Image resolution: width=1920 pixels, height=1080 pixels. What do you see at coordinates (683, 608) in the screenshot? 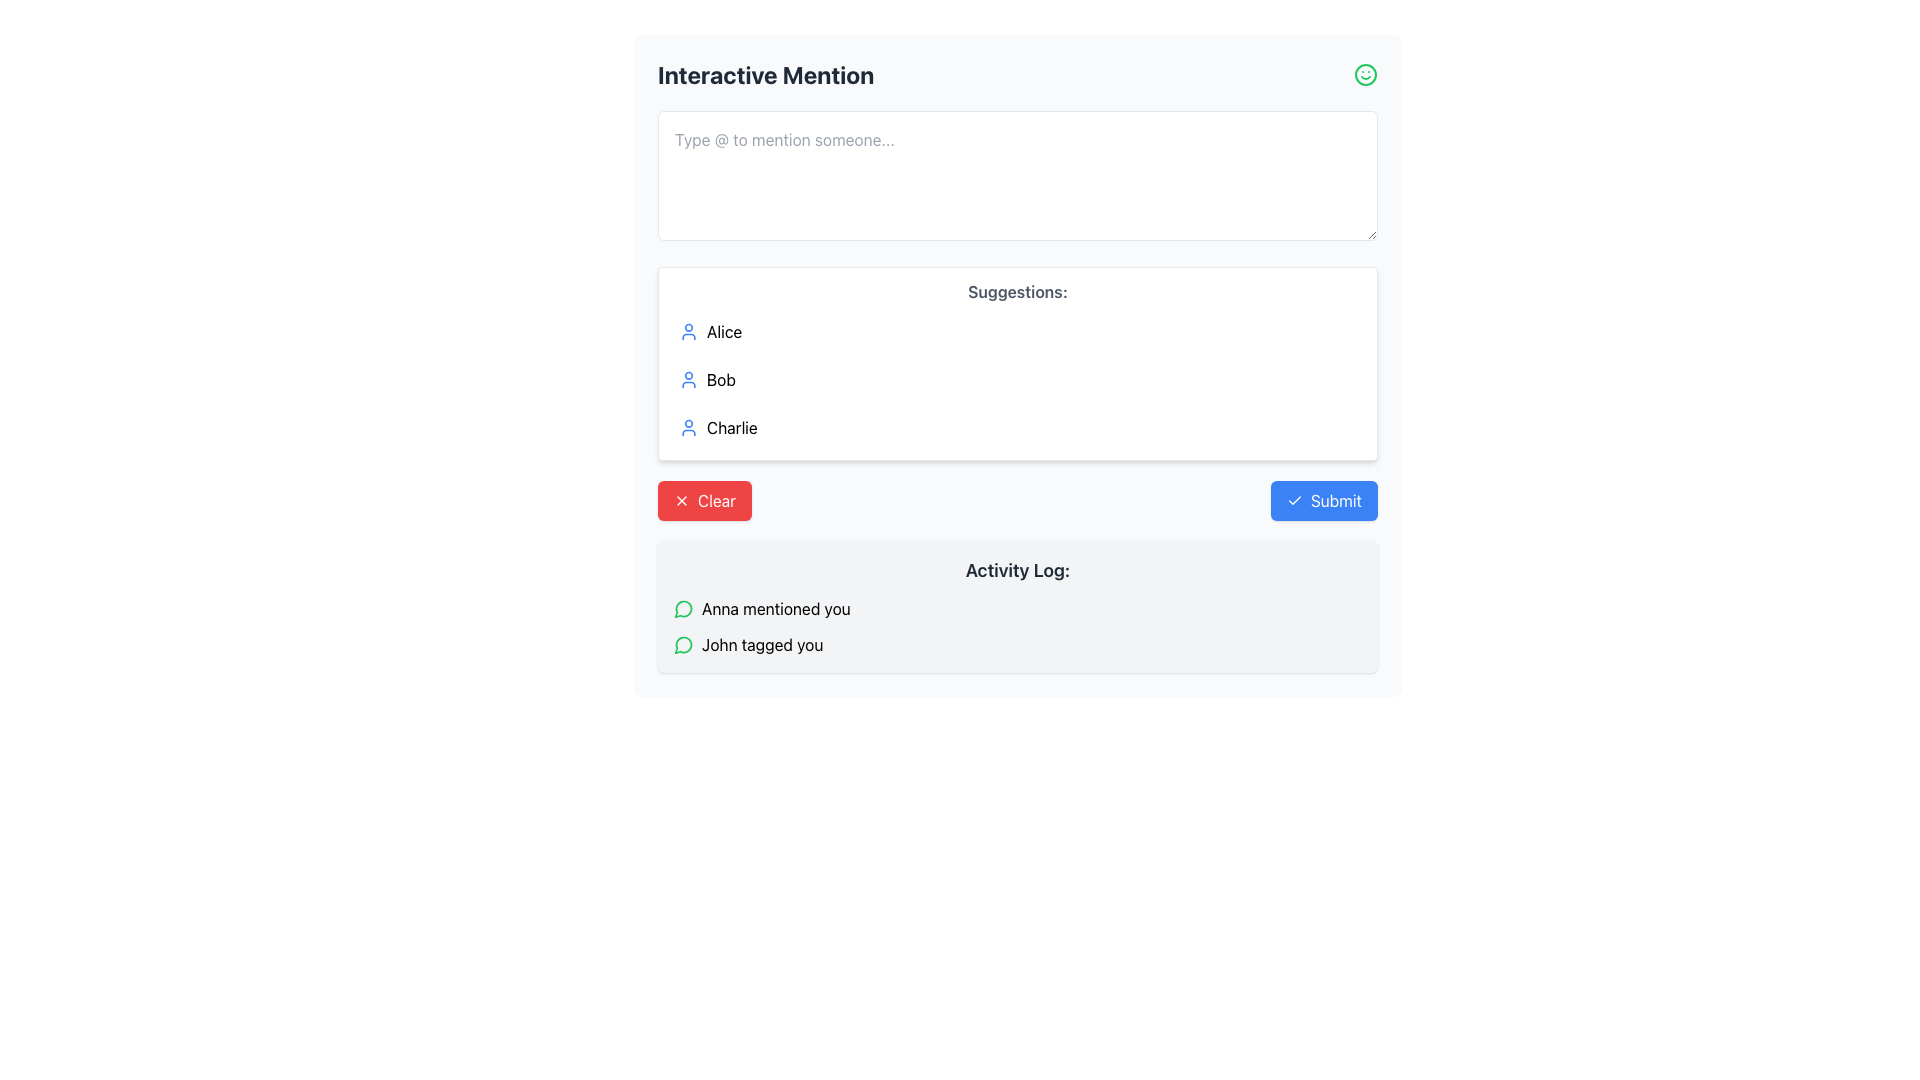
I see `the circular green chat bubble icon associated with the log entry mentioning 'John tagged you' in the activity log section` at bounding box center [683, 608].